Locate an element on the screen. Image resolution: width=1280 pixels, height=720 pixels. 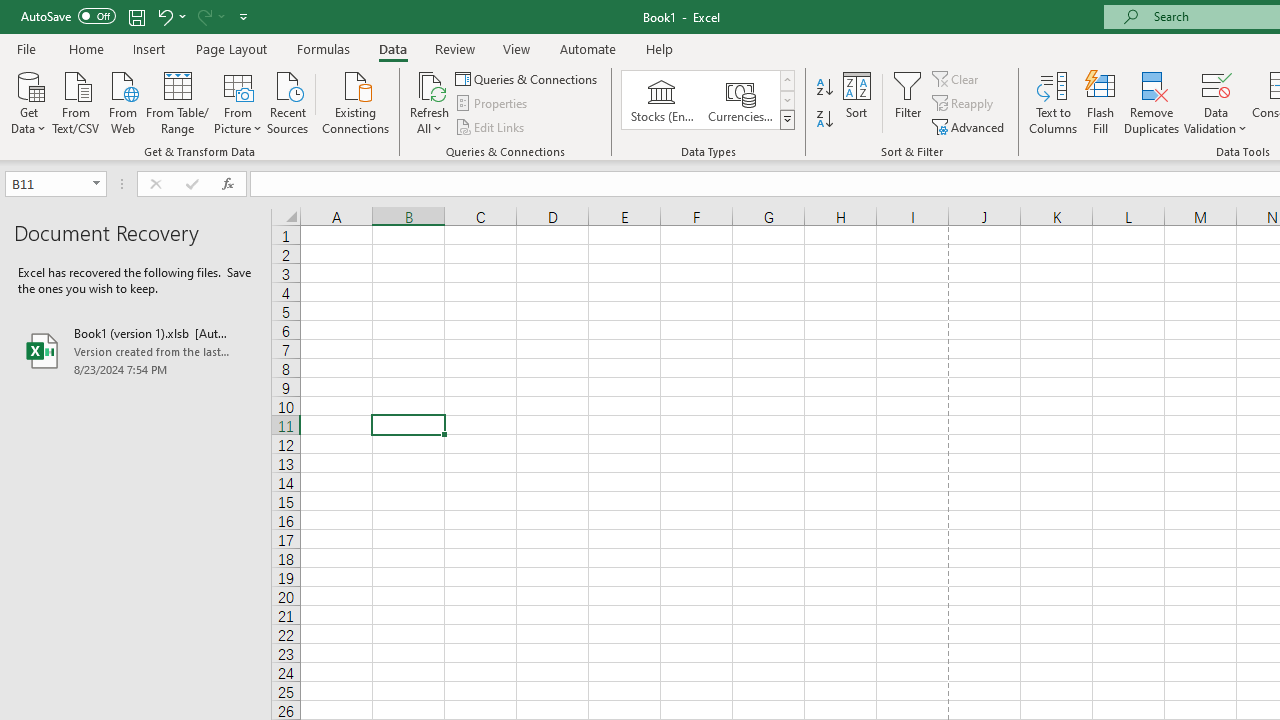
'Remove Duplicates' is located at coordinates (1152, 103).